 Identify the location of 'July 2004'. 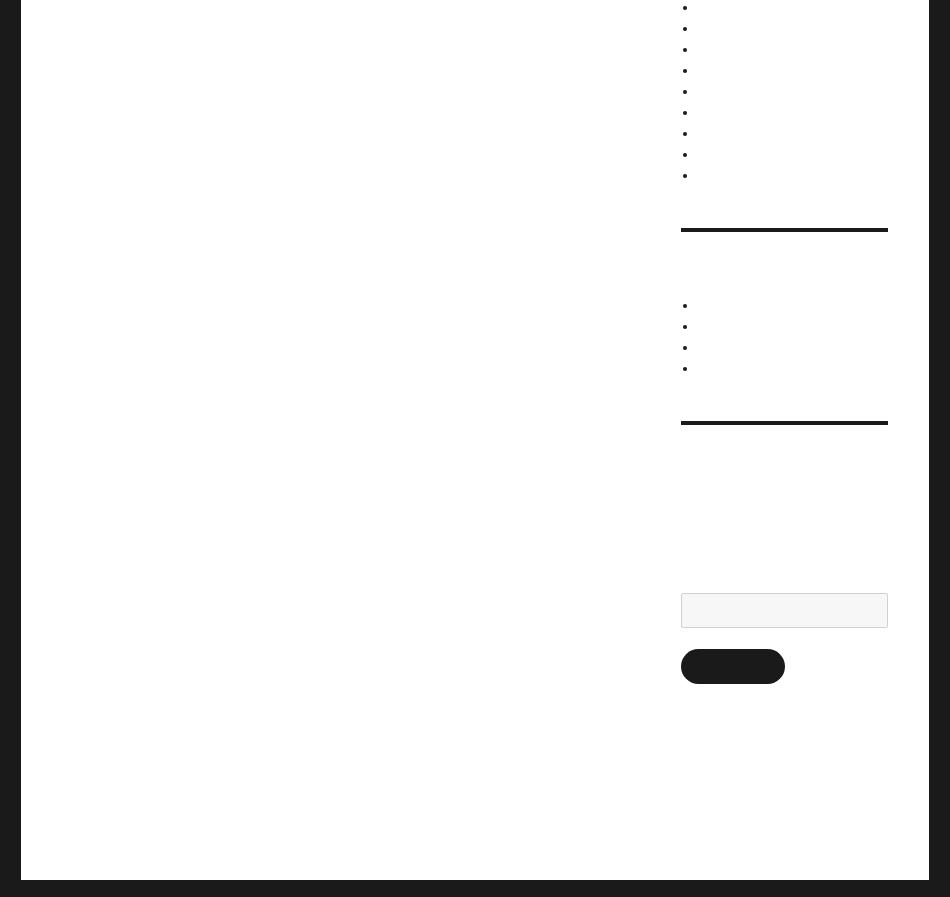
(721, 89).